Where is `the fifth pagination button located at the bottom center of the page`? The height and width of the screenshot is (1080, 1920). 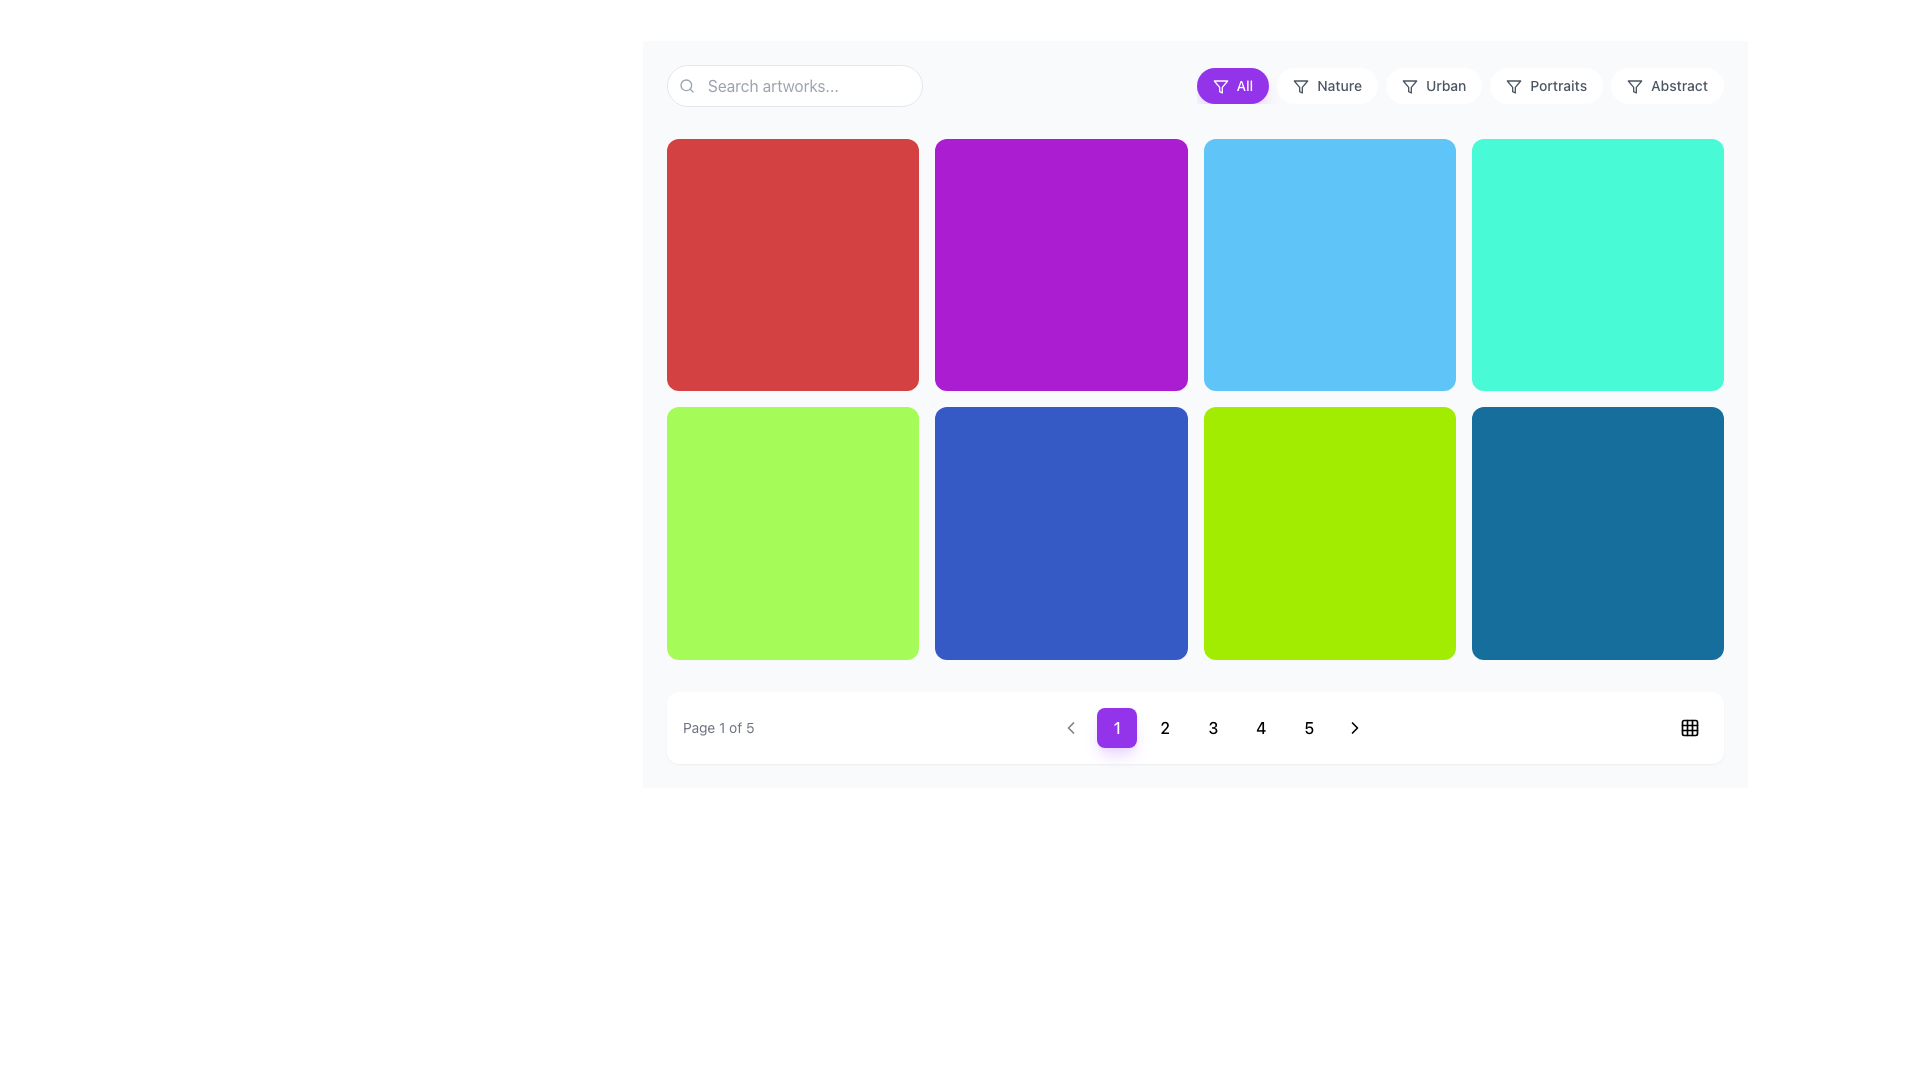
the fifth pagination button located at the bottom center of the page is located at coordinates (1309, 726).